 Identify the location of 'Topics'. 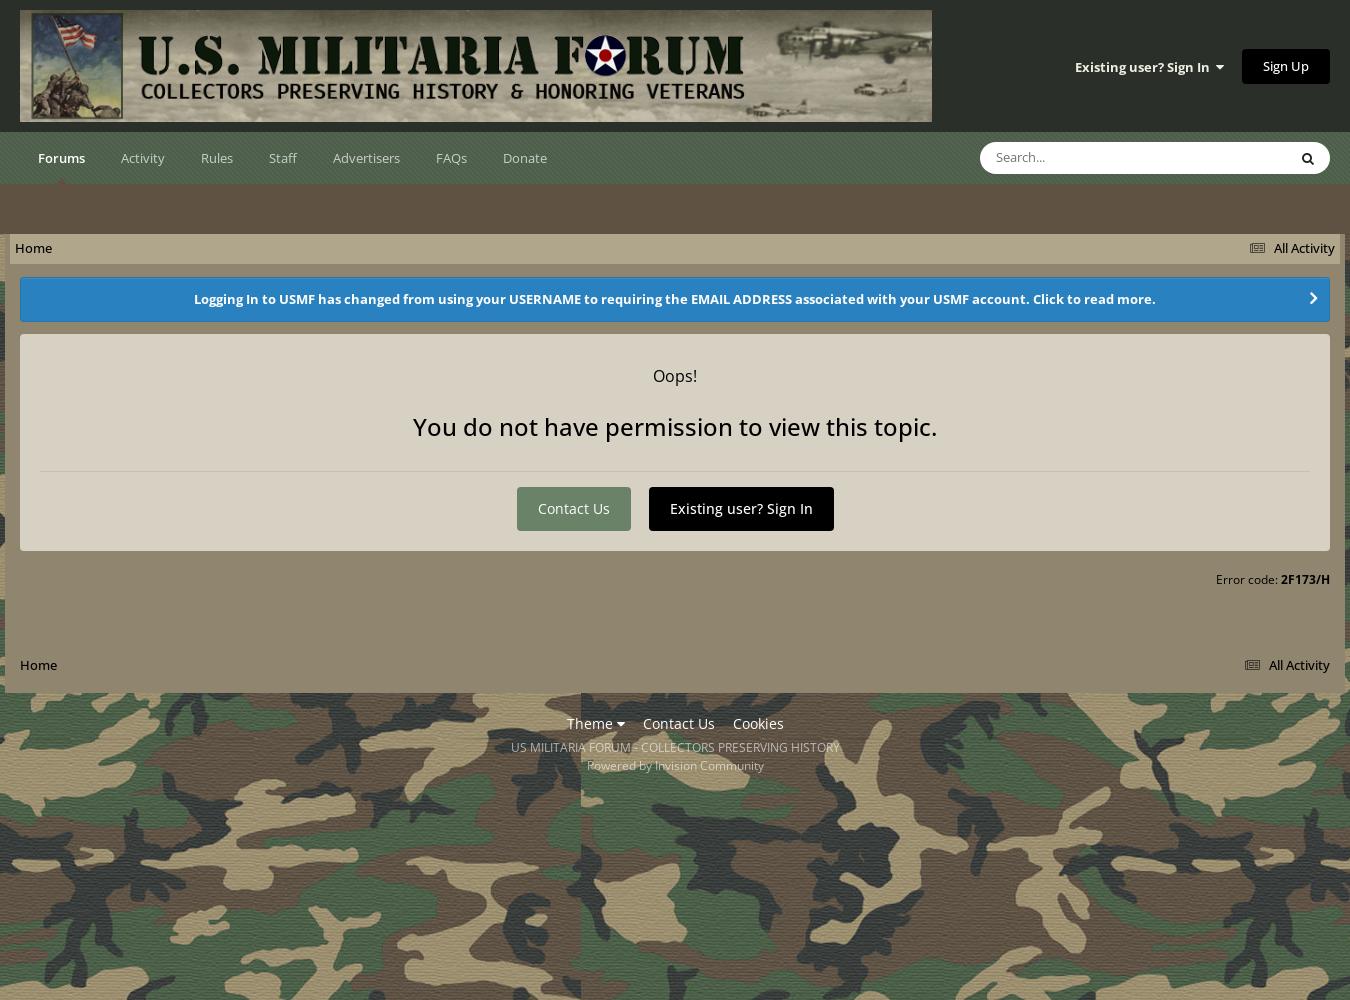
(1152, 232).